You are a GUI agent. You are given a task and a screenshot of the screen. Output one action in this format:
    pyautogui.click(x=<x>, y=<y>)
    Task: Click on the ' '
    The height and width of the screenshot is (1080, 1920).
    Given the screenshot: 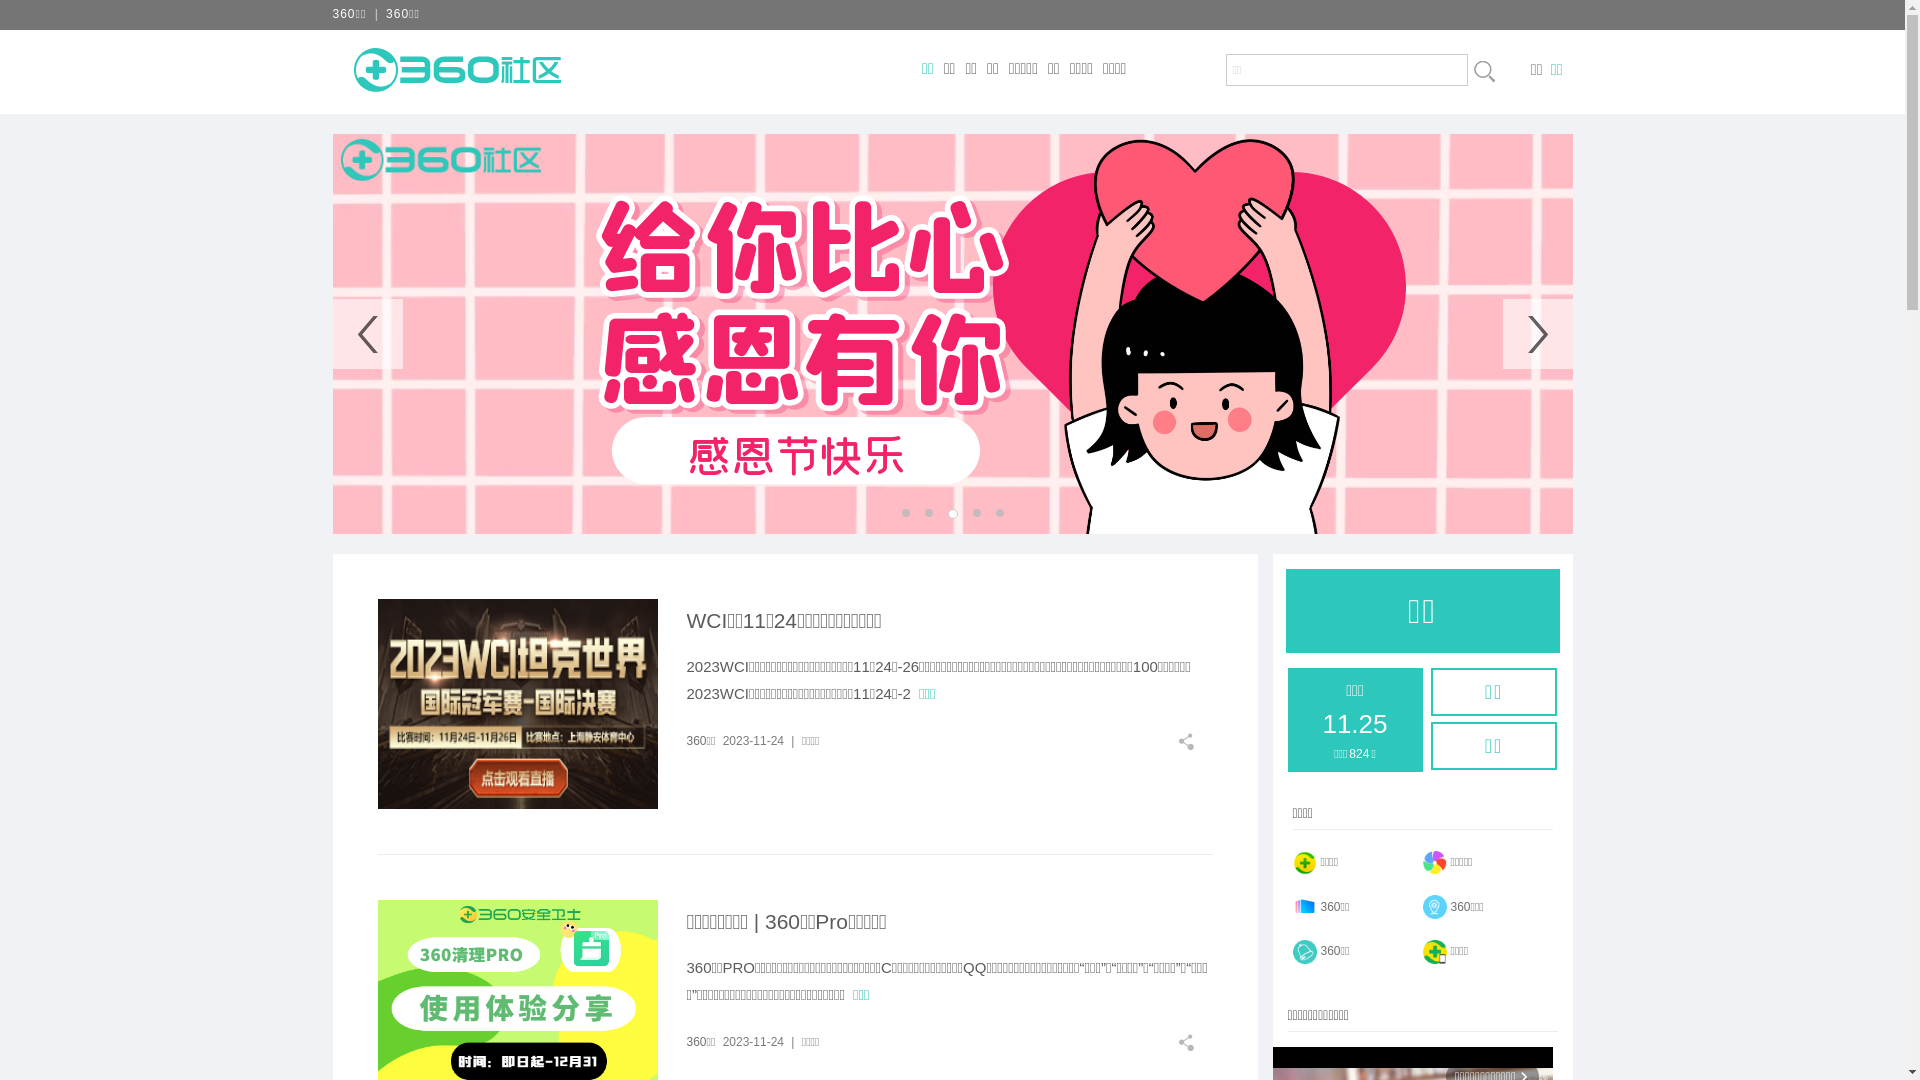 What is the action you would take?
    pyautogui.click(x=1194, y=741)
    